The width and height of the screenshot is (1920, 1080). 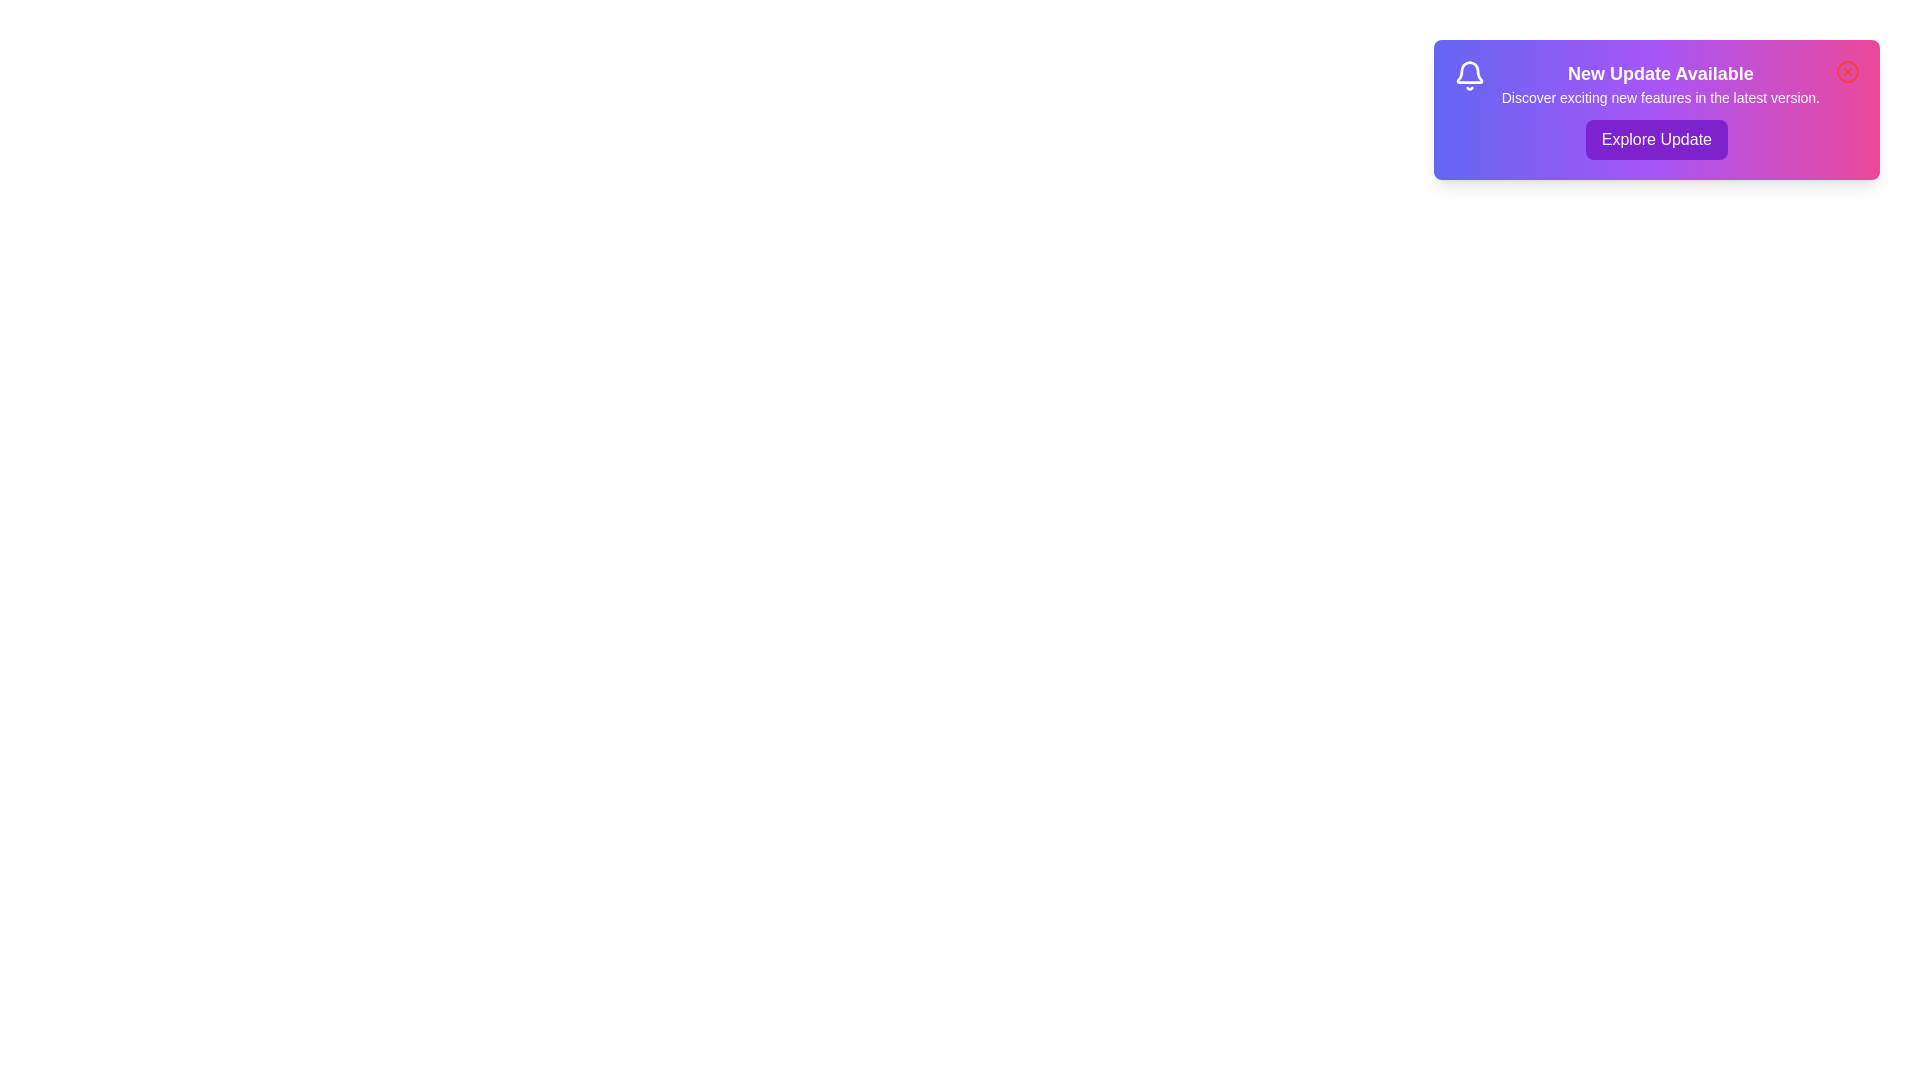 I want to click on the close icon to dismiss the notification, so click(x=1847, y=71).